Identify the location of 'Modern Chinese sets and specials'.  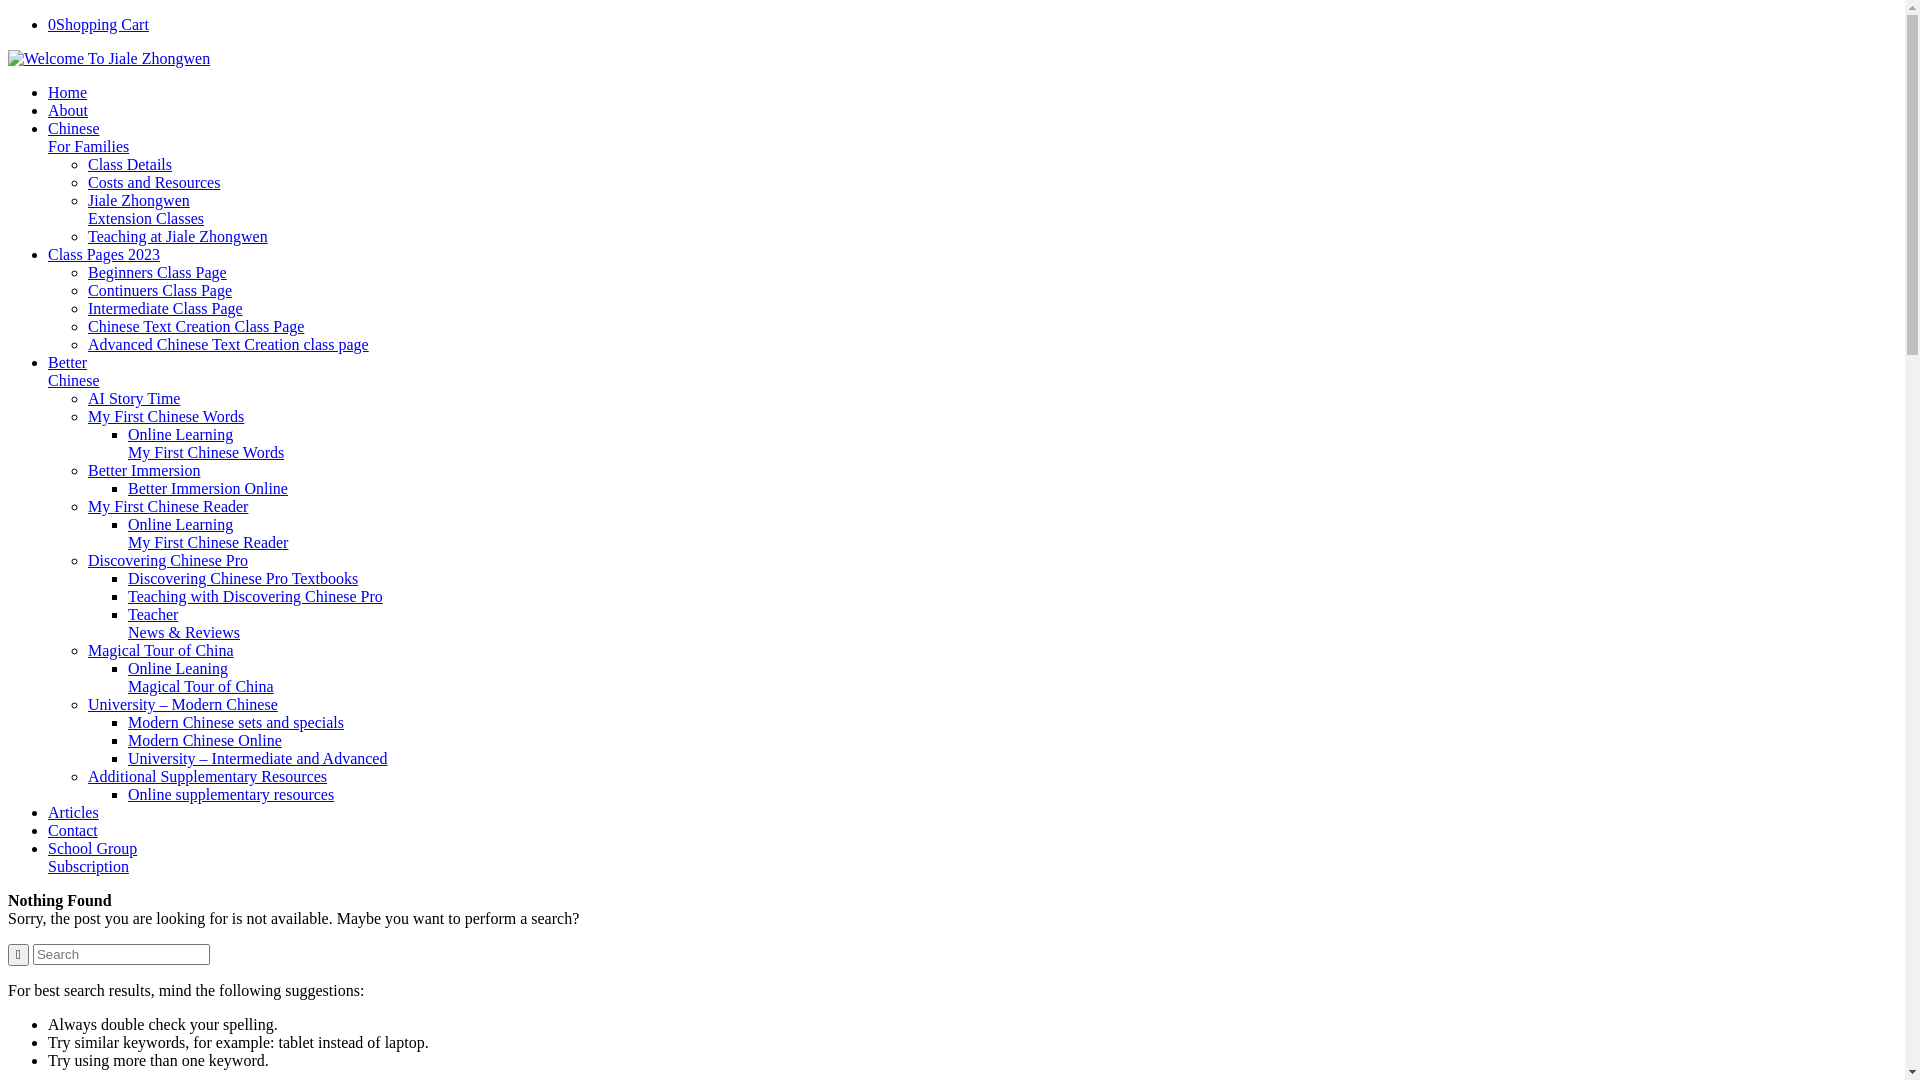
(235, 722).